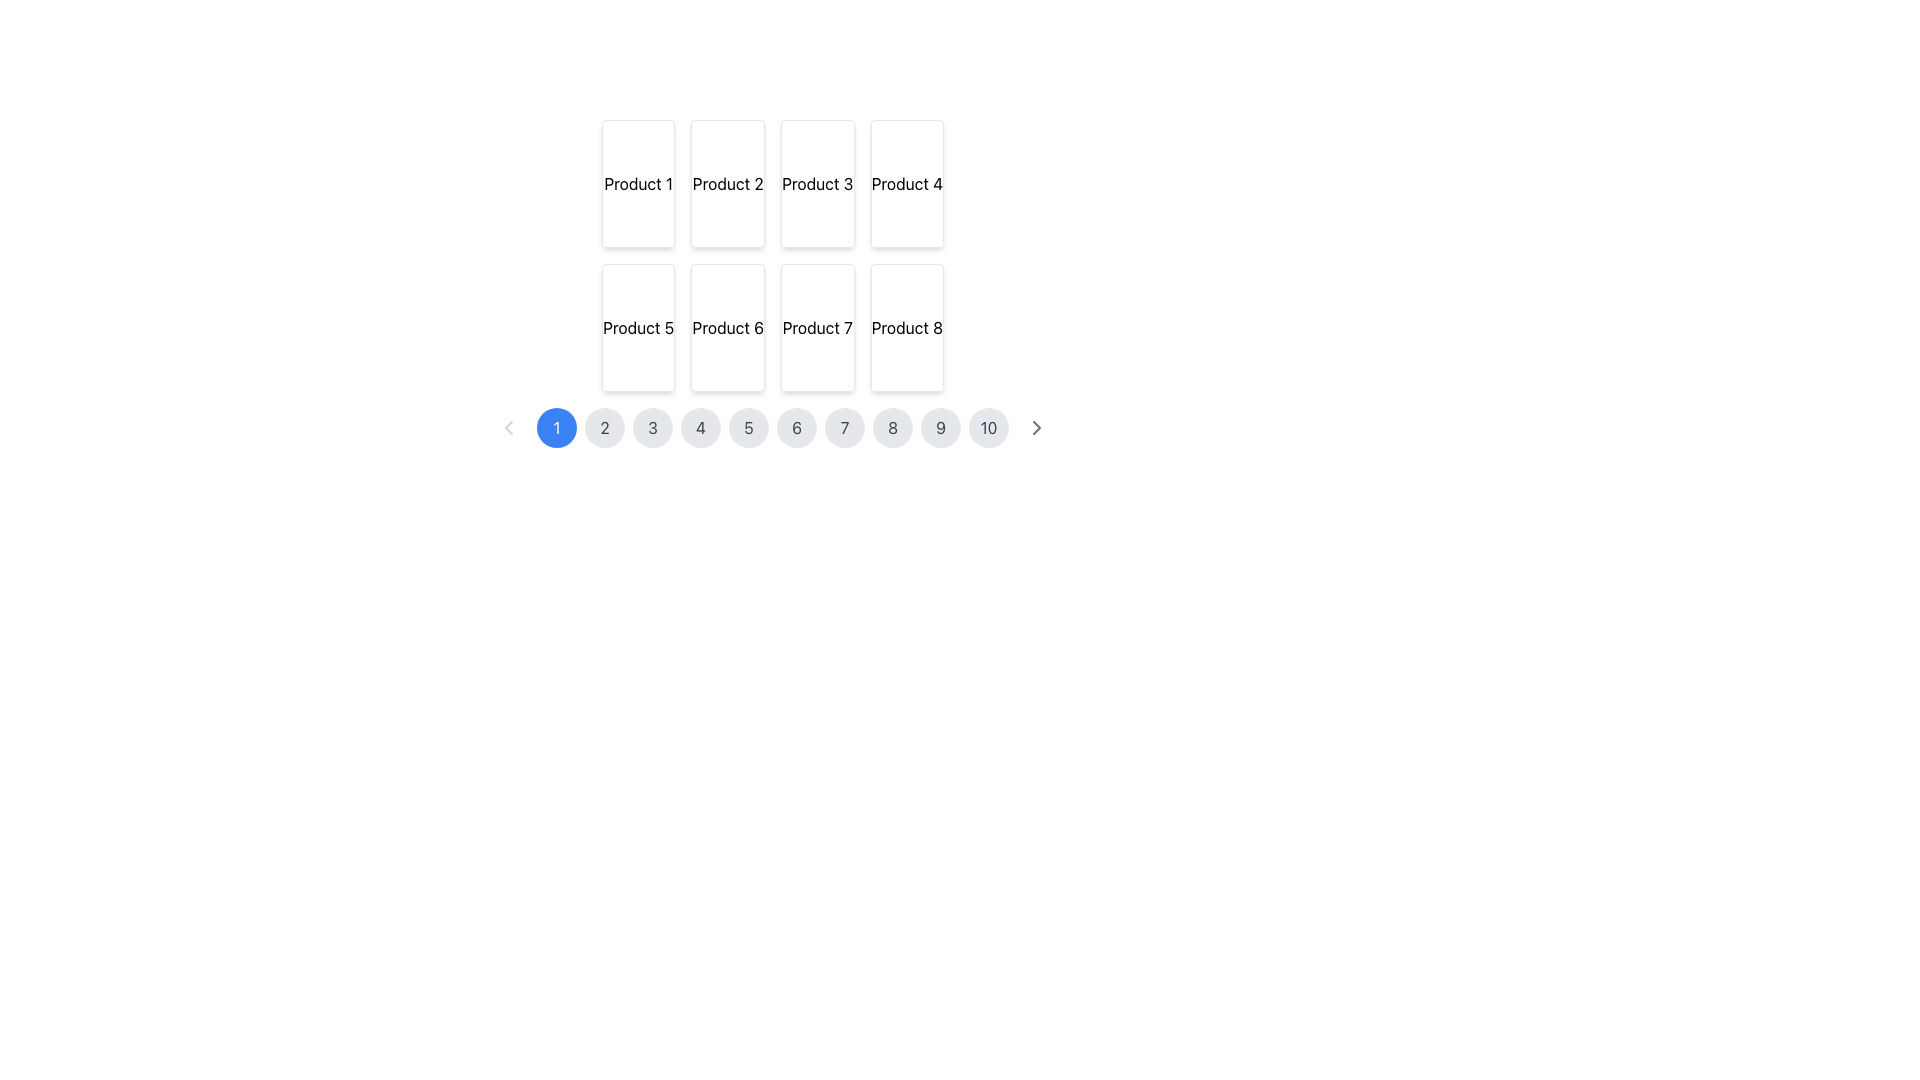 The height and width of the screenshot is (1080, 1920). What do you see at coordinates (906, 184) in the screenshot?
I see `the displayed information on the fourth product card in the grid layout, which shows the product label` at bounding box center [906, 184].